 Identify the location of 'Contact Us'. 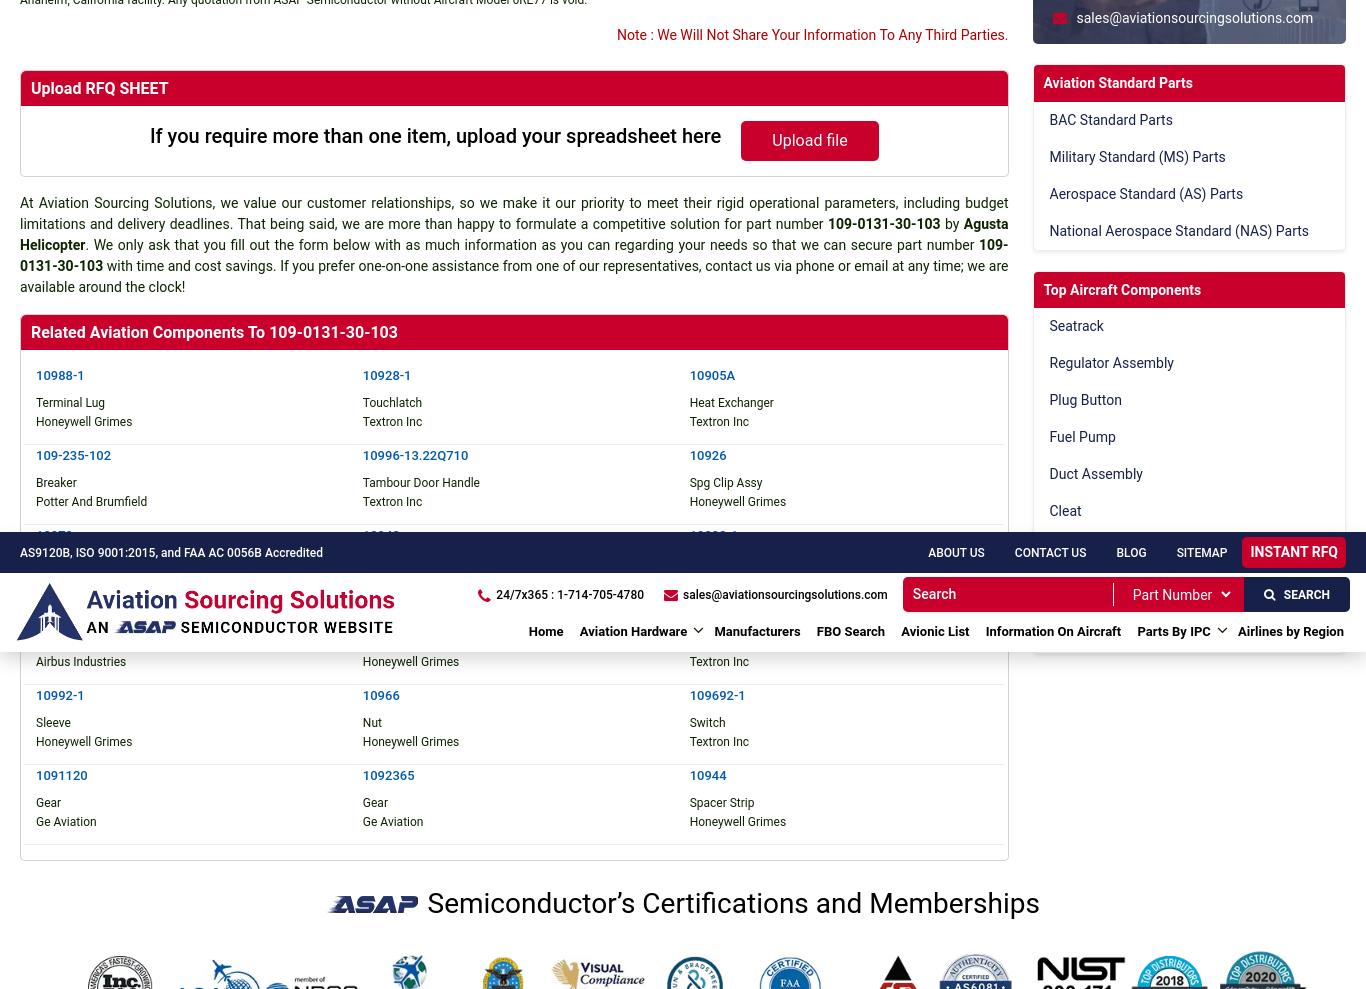
(629, 179).